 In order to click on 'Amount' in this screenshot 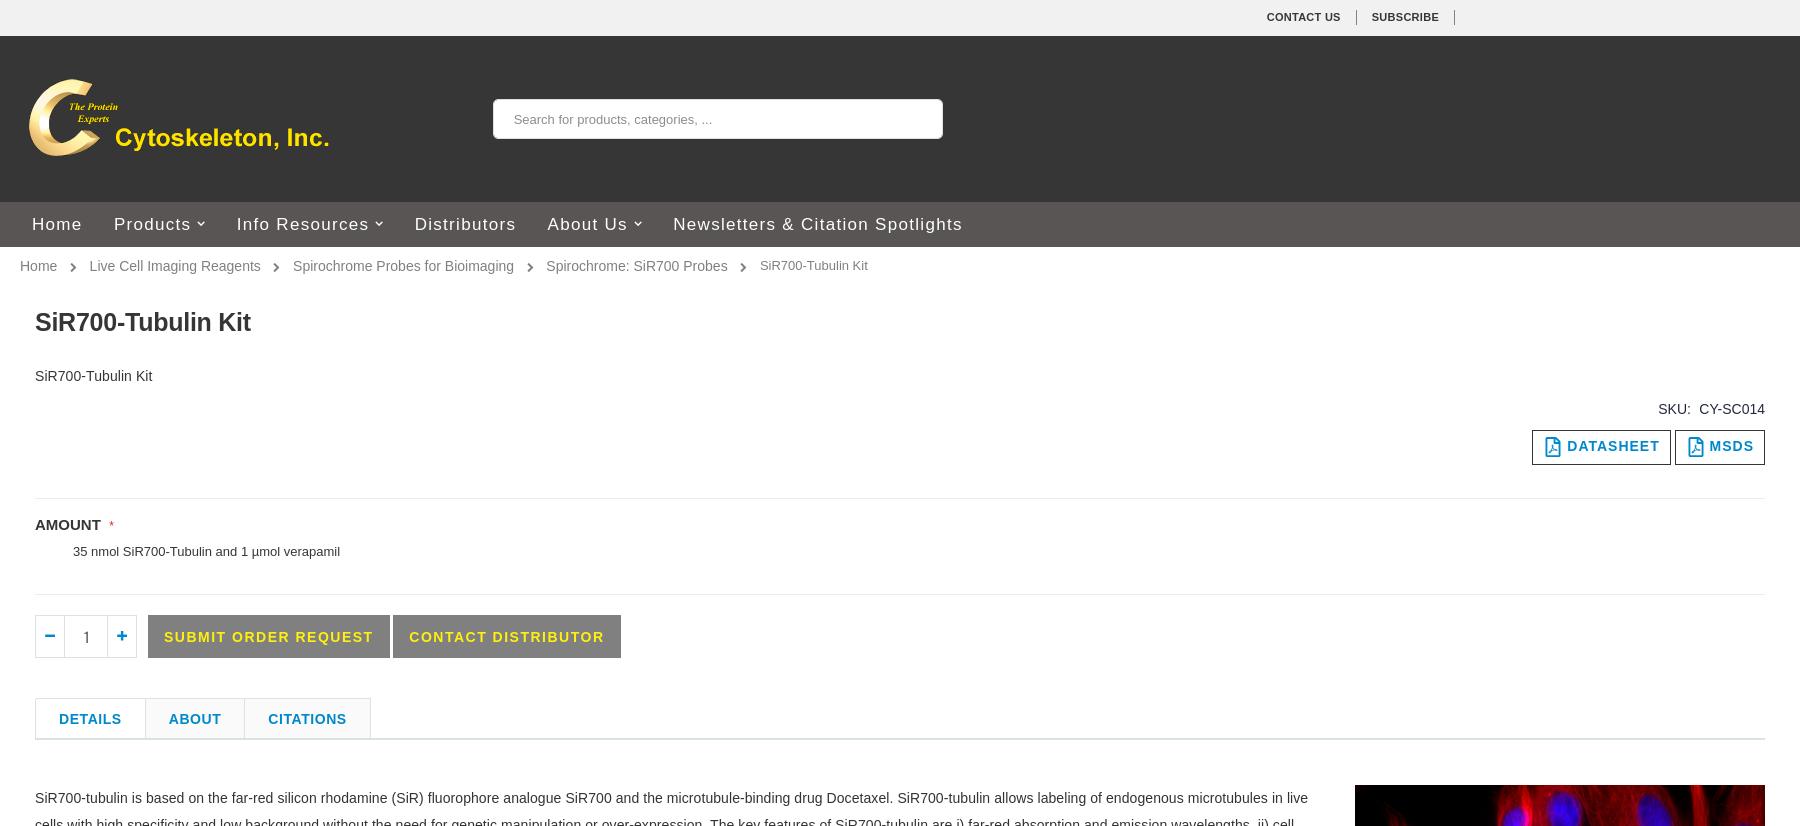, I will do `click(66, 522)`.